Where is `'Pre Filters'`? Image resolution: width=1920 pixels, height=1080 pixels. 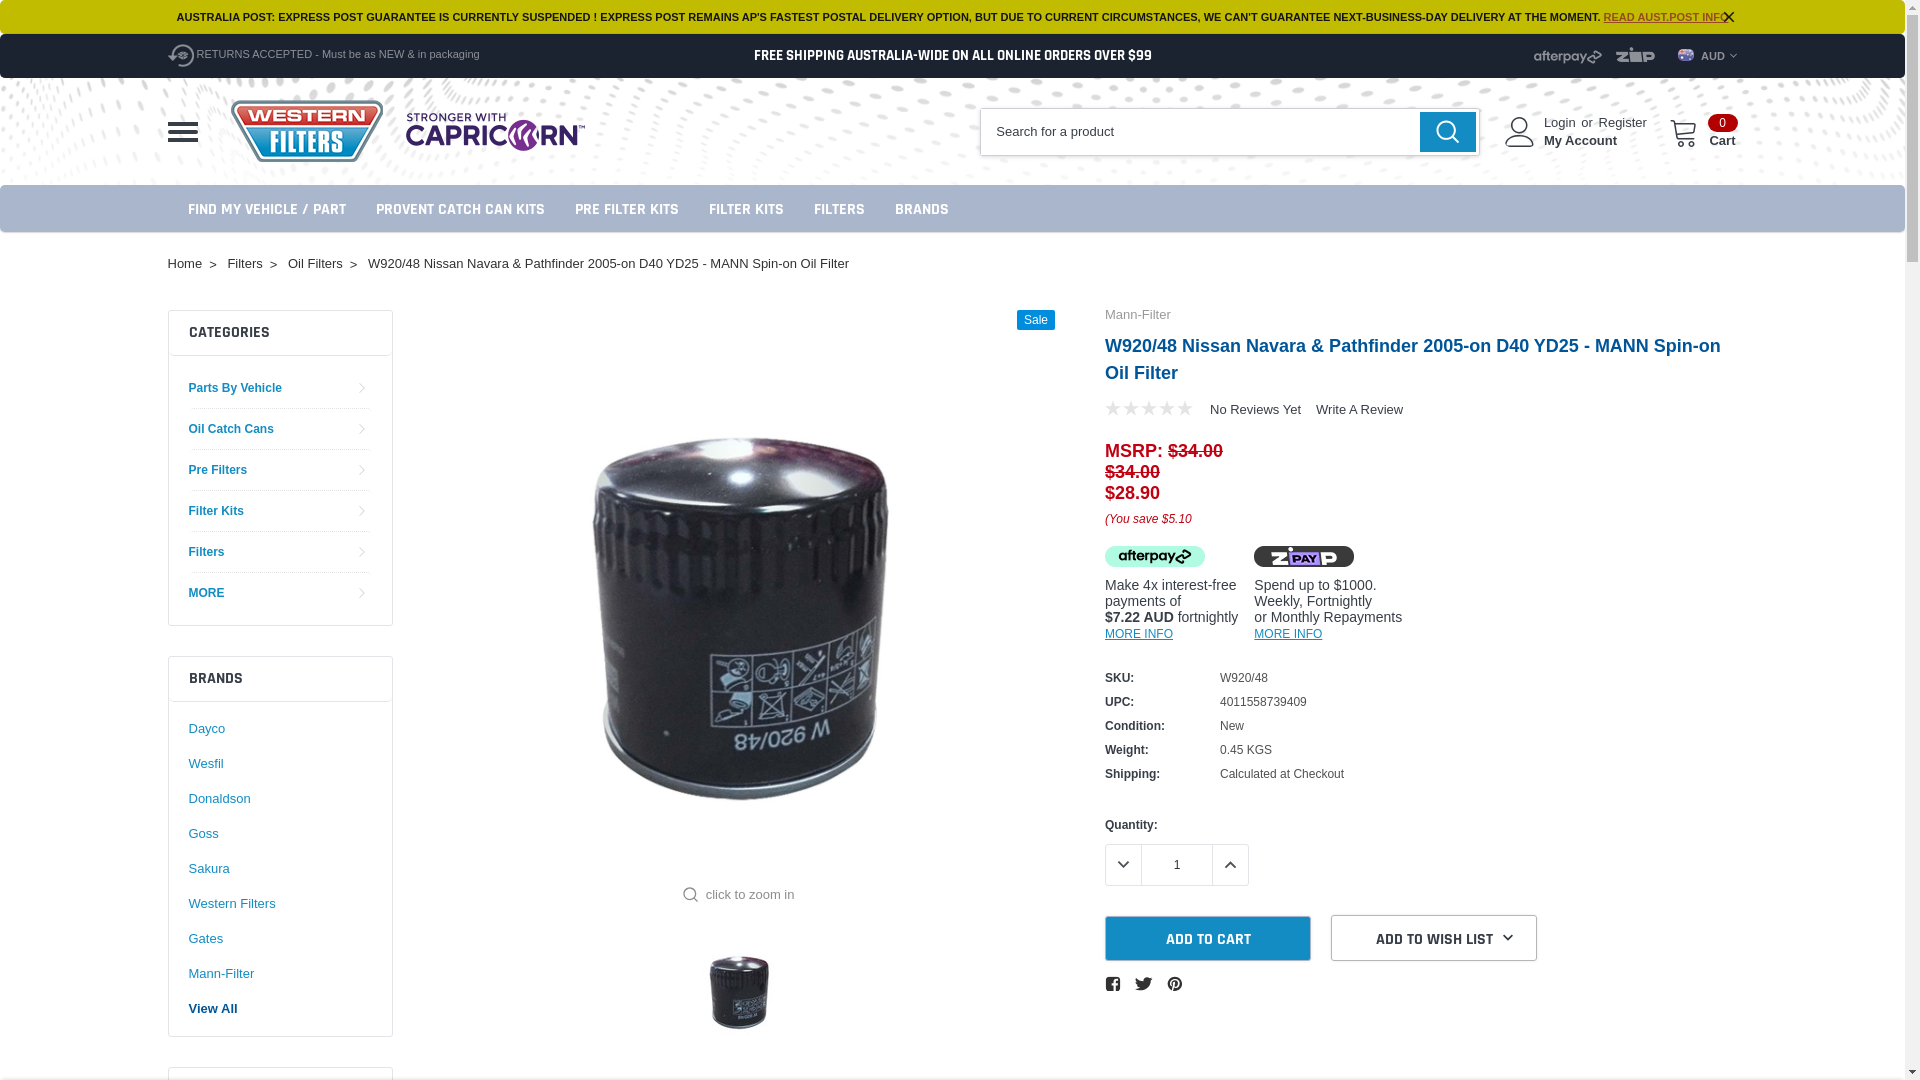
'Pre Filters' is located at coordinates (217, 470).